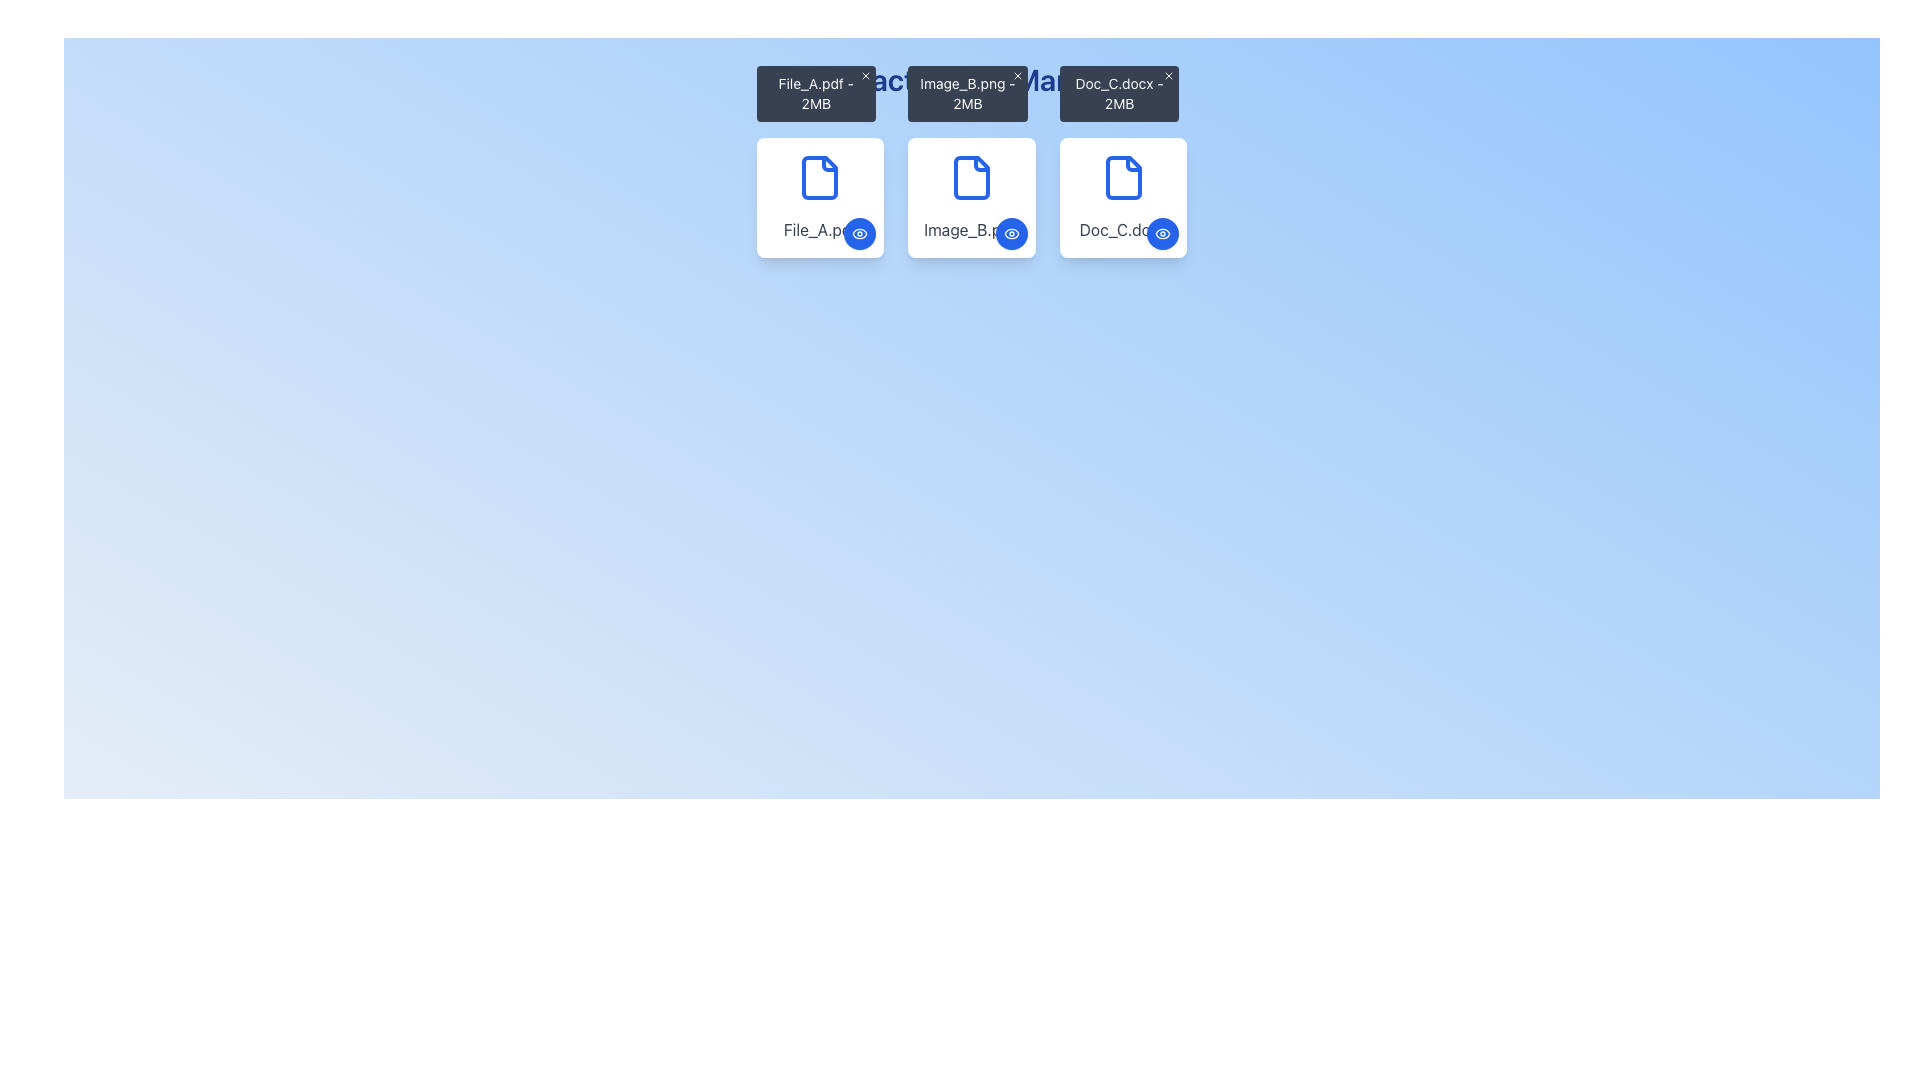  I want to click on the document type icon located at the top part of the card displaying 'Doc_C.docx', which is centered horizontally and just above the text label, so click(1123, 176).